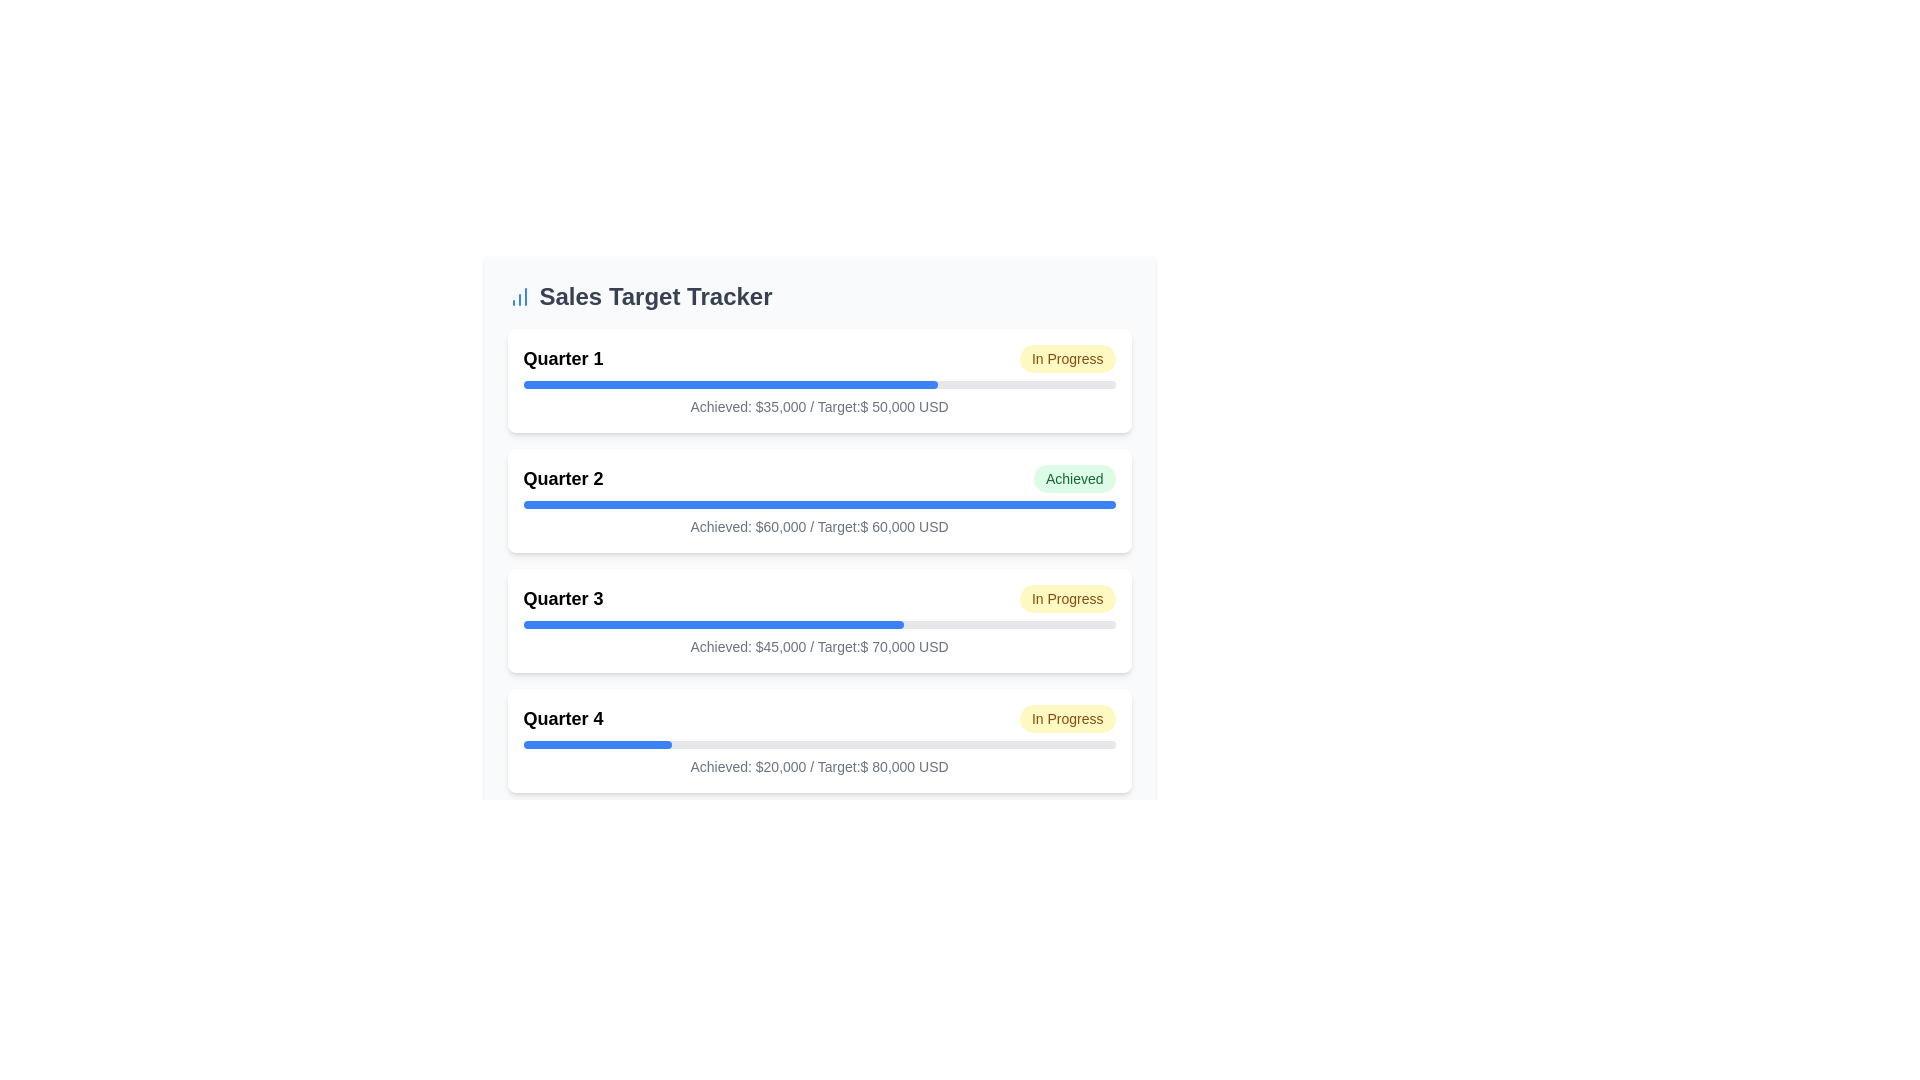  Describe the element at coordinates (819, 740) in the screenshot. I see `the progress card that displays the goal achievement for the specific quarter, positioned as the fourth entry in a vertical list of cards, located at the bottom and adjacent to the 'Quarter 3' card` at that location.